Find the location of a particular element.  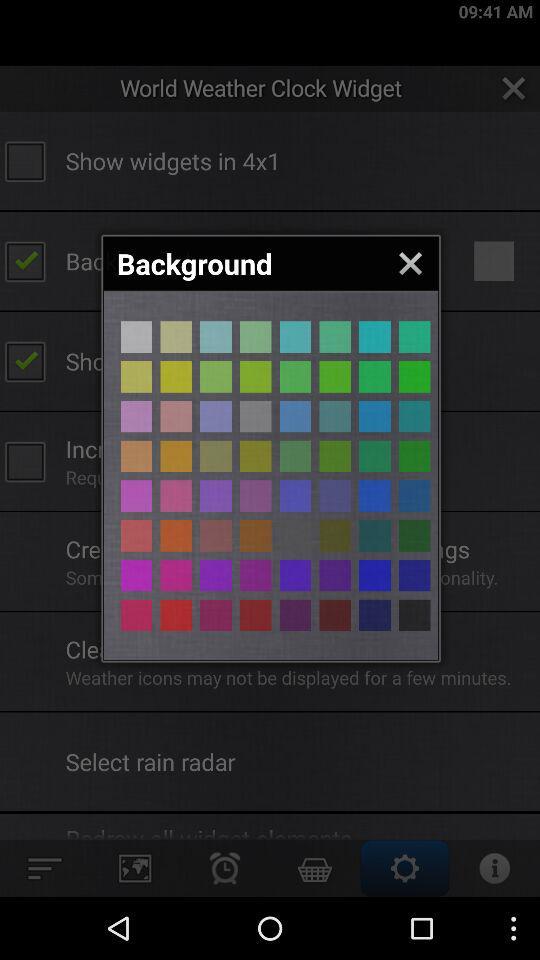

box is located at coordinates (135, 337).